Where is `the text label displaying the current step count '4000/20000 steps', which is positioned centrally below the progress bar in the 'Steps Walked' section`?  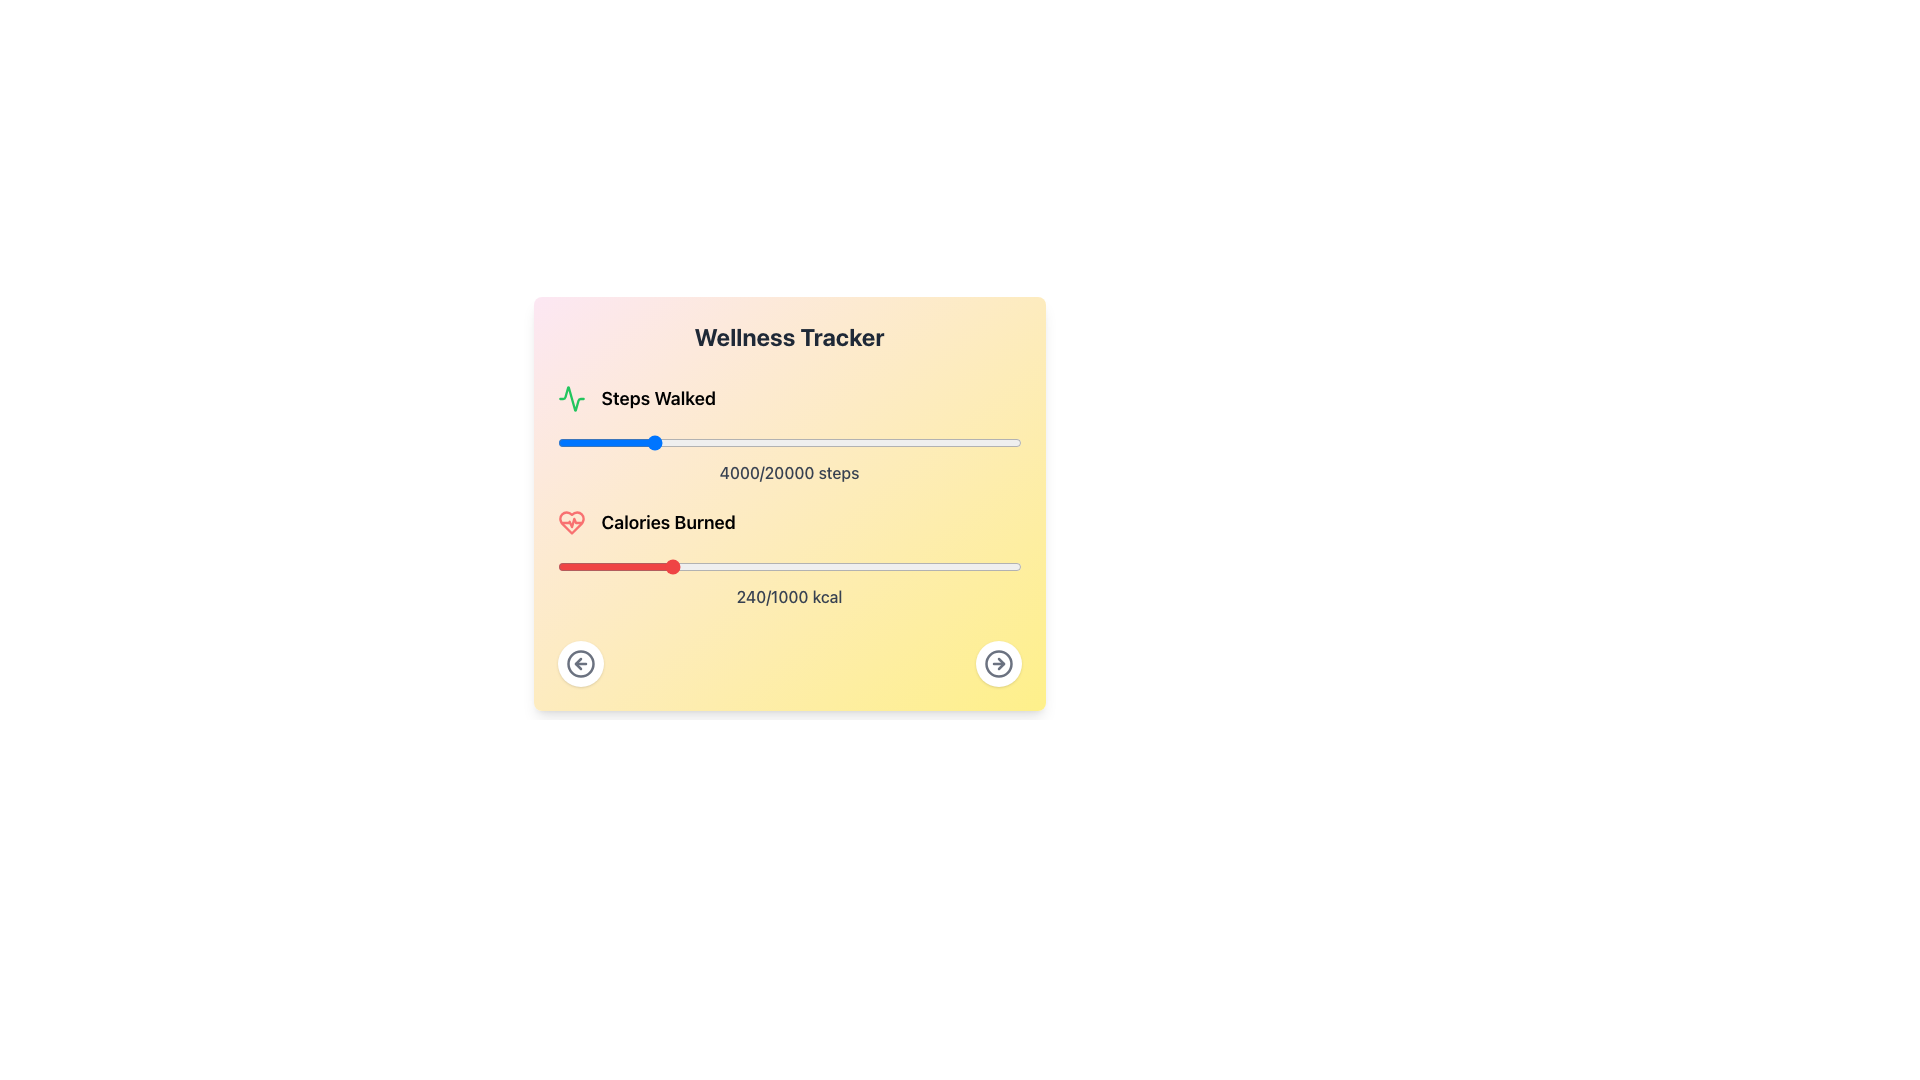 the text label displaying the current step count '4000/20000 steps', which is positioned centrally below the progress bar in the 'Steps Walked' section is located at coordinates (788, 473).